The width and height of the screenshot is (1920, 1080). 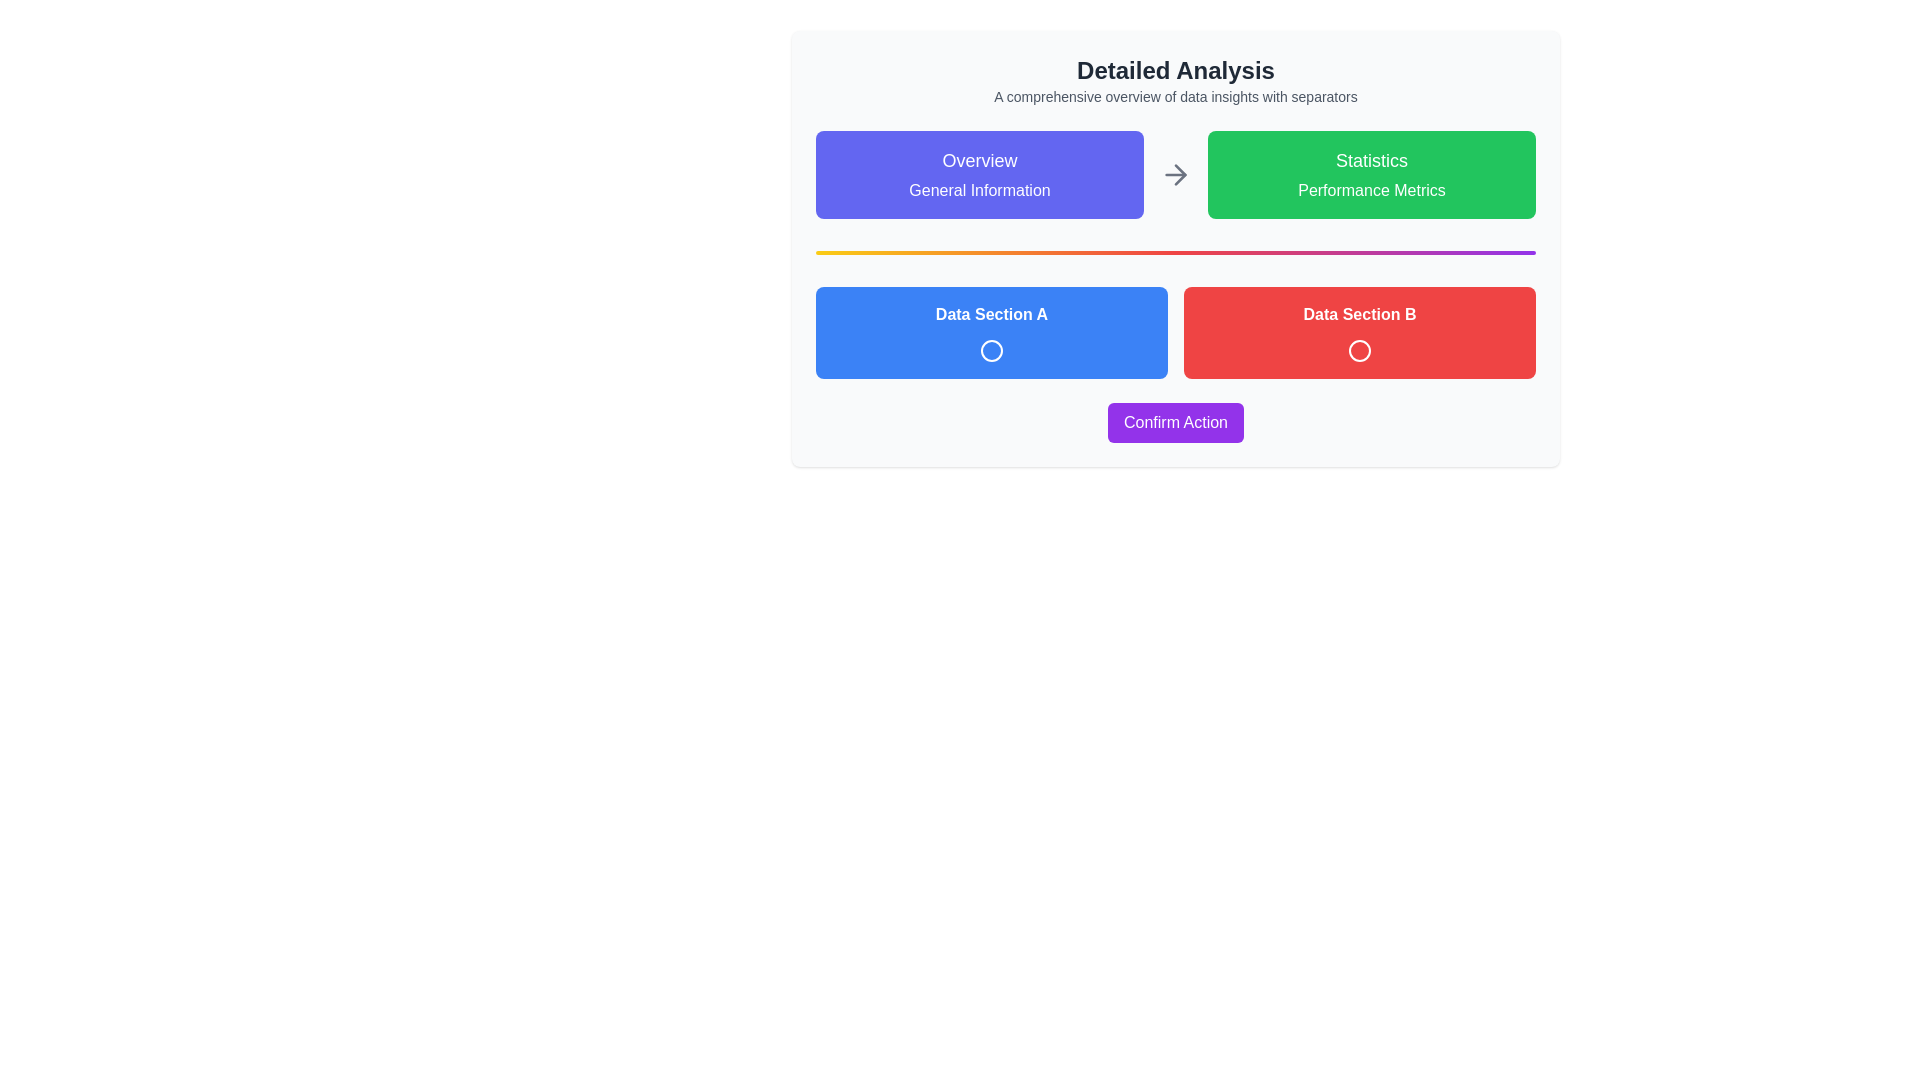 I want to click on the text label 'General Information', which is styled with a white font on a blue background and centered below the heading 'Overview', so click(x=979, y=191).